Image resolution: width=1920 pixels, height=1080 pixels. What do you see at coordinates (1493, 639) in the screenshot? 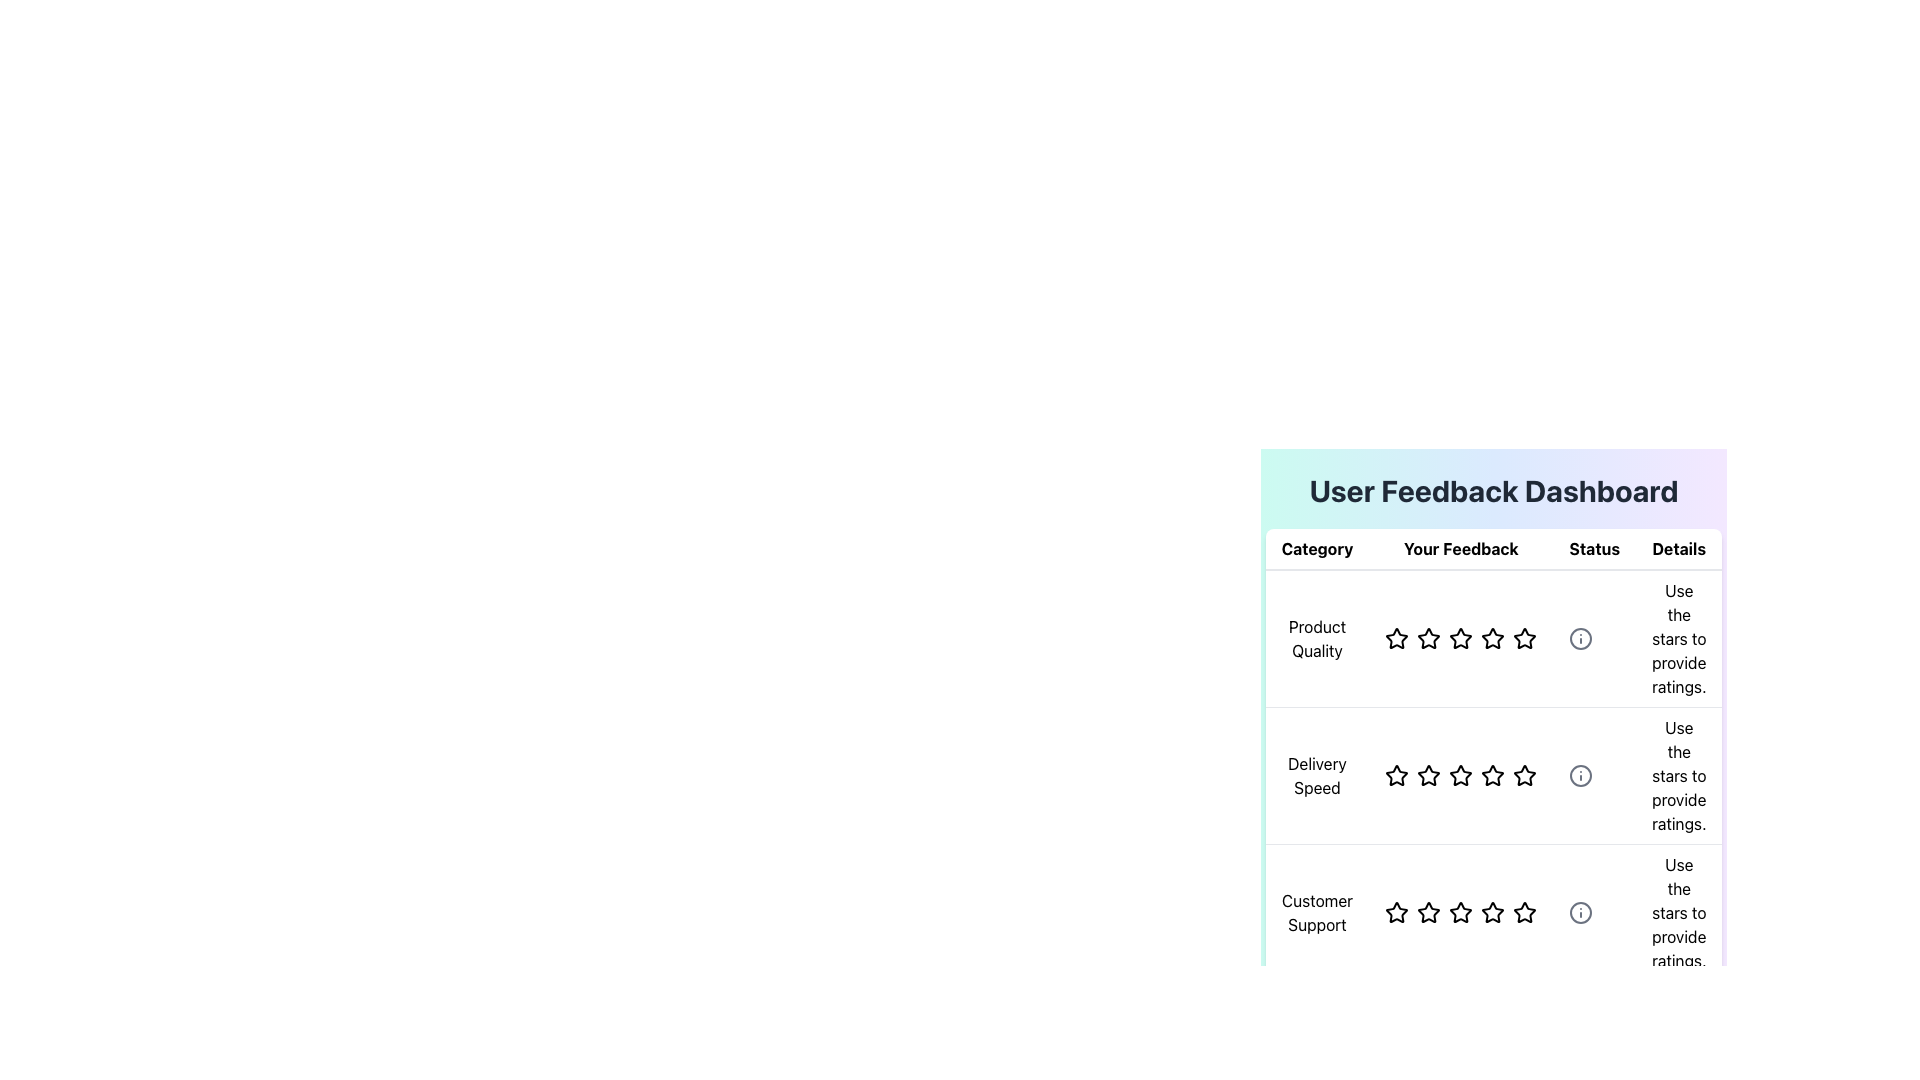
I see `the fourth star-shaped rating icon in the 'Your Feedback' column corresponding to 'Product Quality'` at bounding box center [1493, 639].